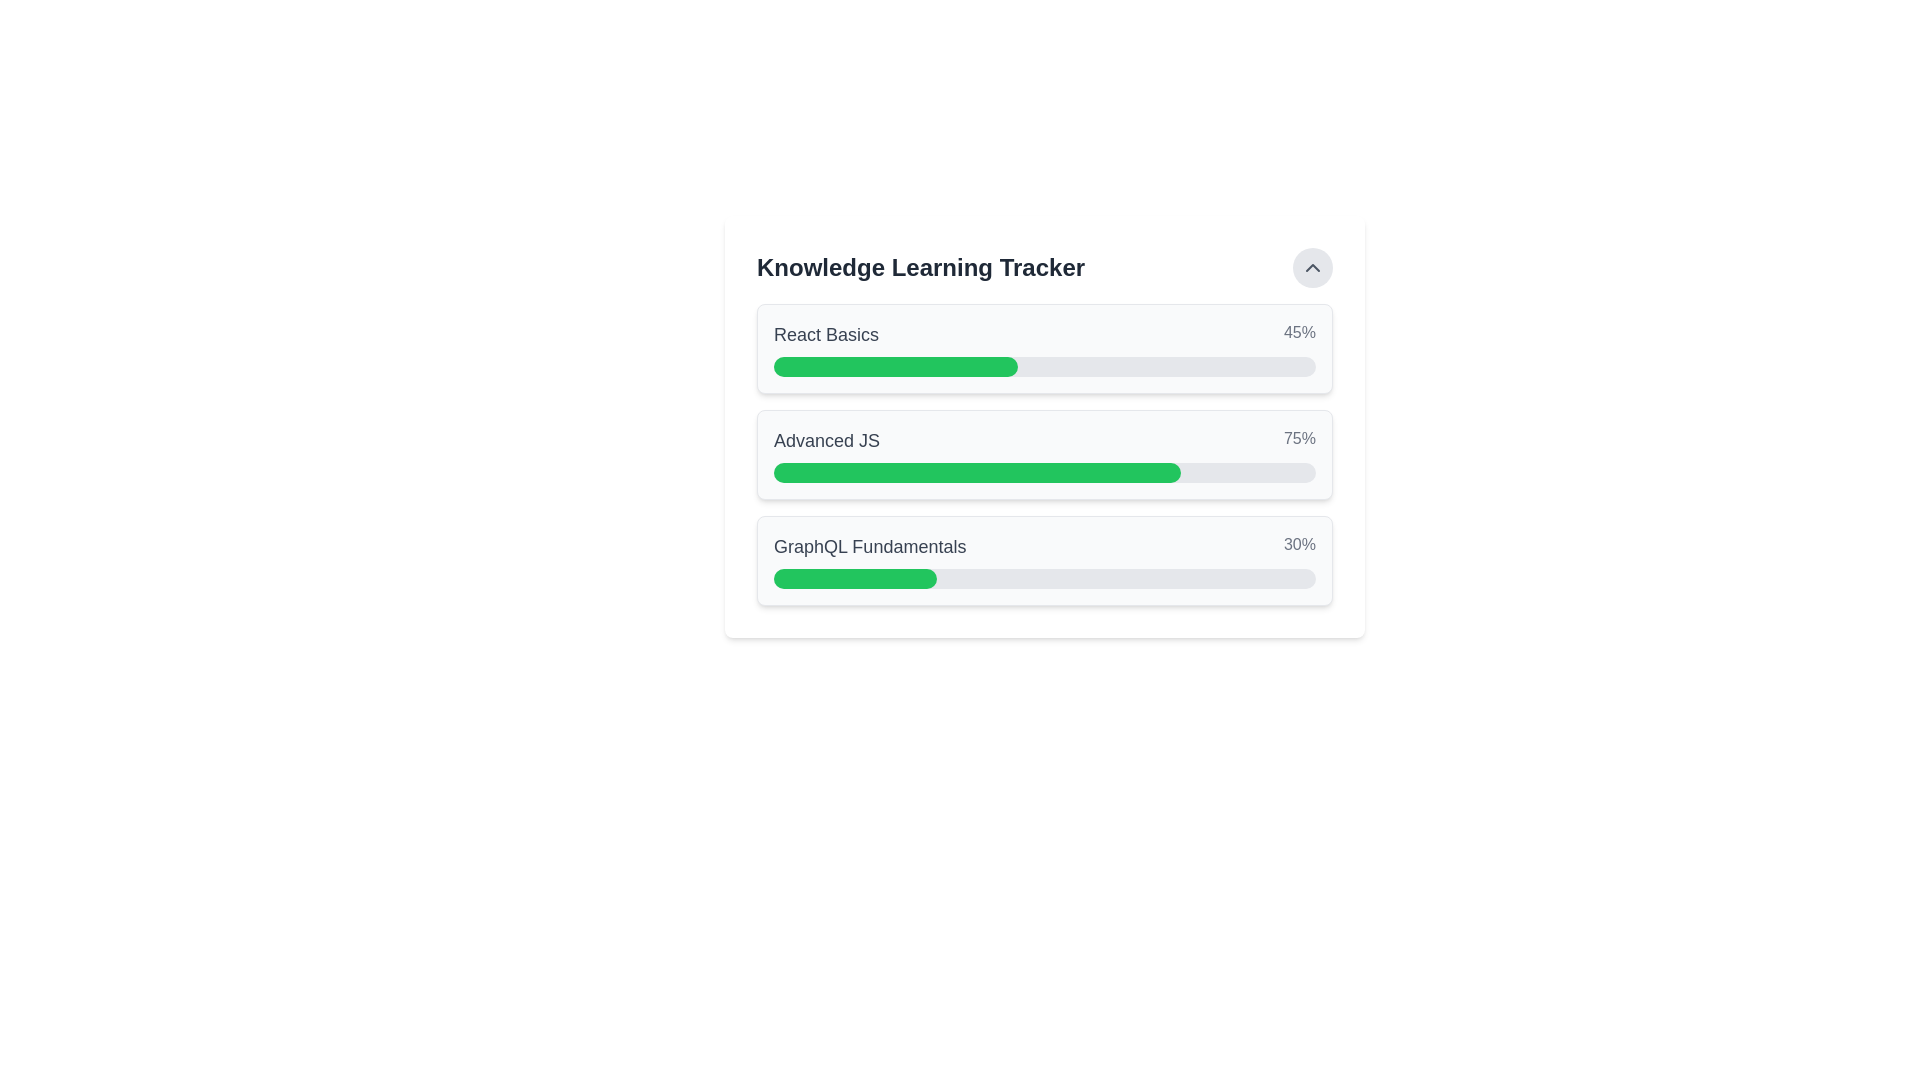  What do you see at coordinates (977, 473) in the screenshot?
I see `Progress indicator bar representing 75% completion of the 'Advanced JS' learning module, which is part of the progress tracker` at bounding box center [977, 473].